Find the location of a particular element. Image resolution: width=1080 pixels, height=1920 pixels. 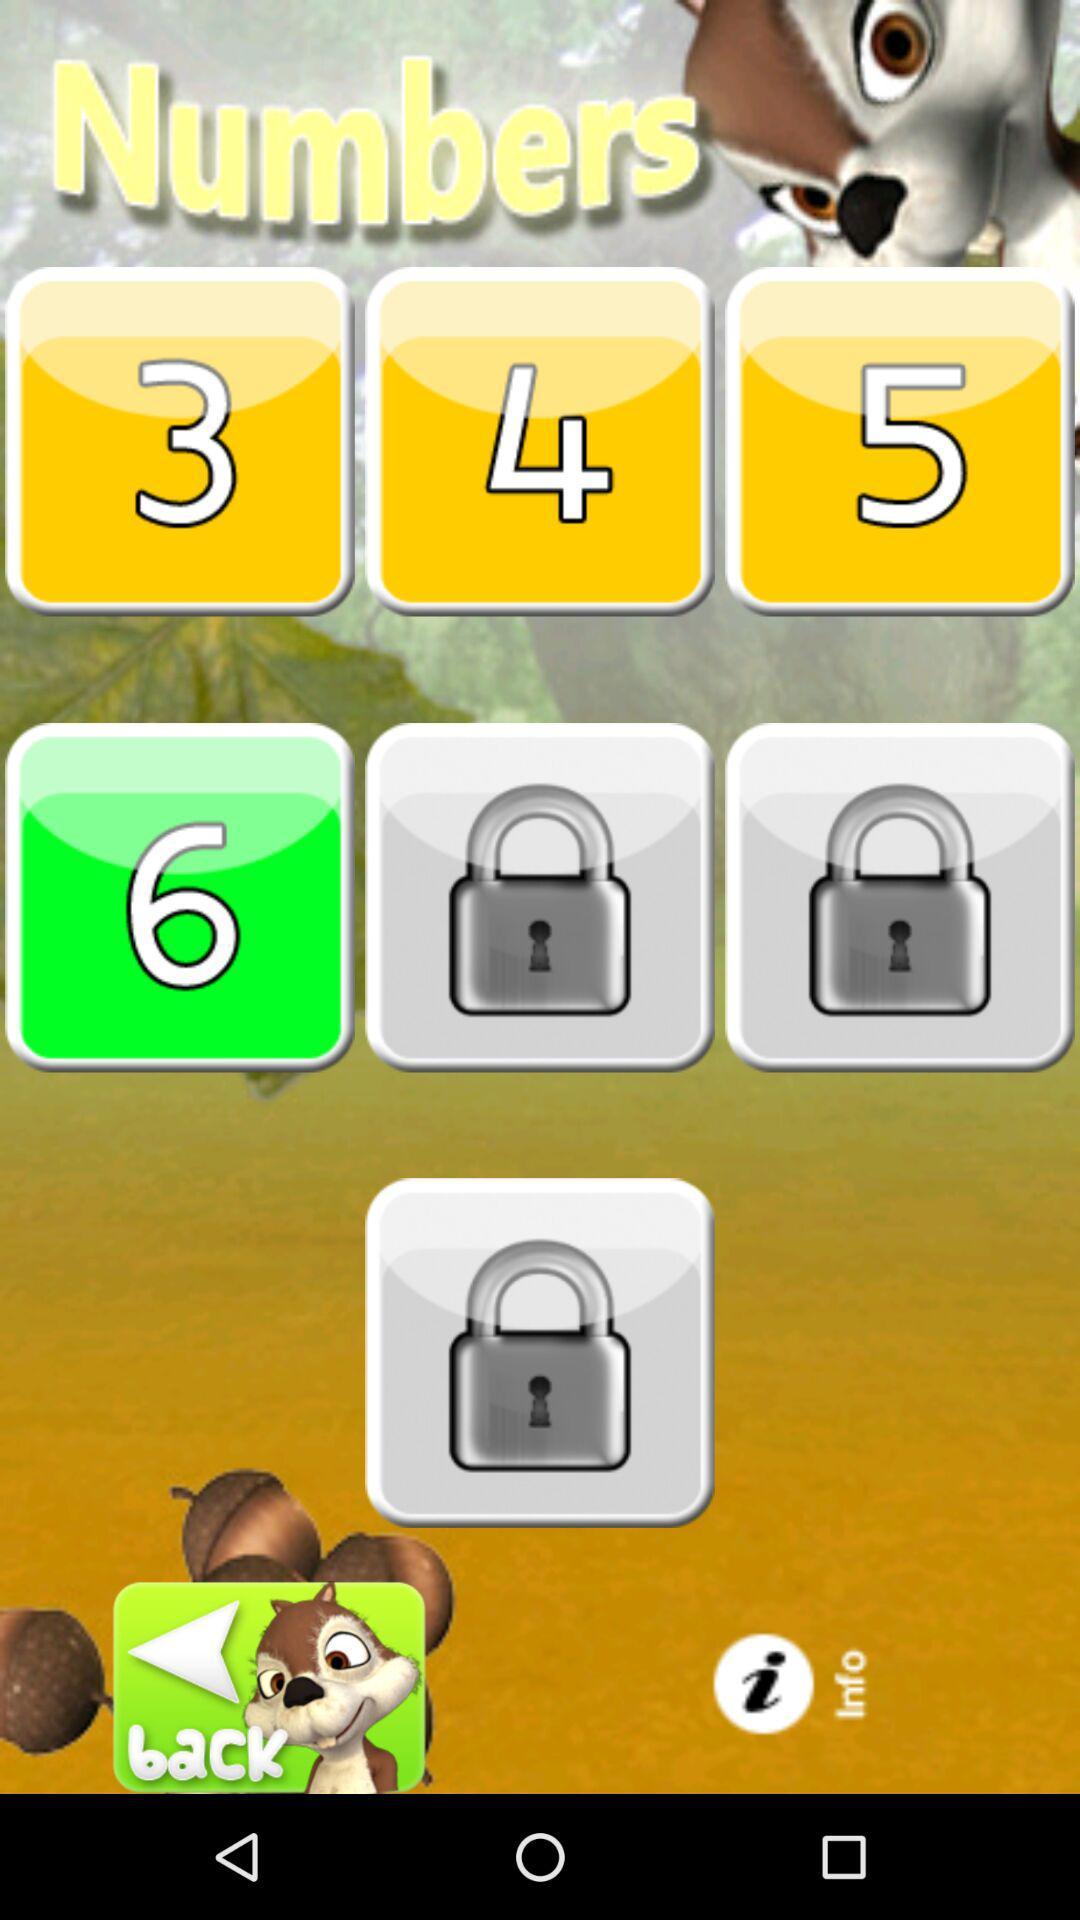

go back is located at coordinates (270, 1686).